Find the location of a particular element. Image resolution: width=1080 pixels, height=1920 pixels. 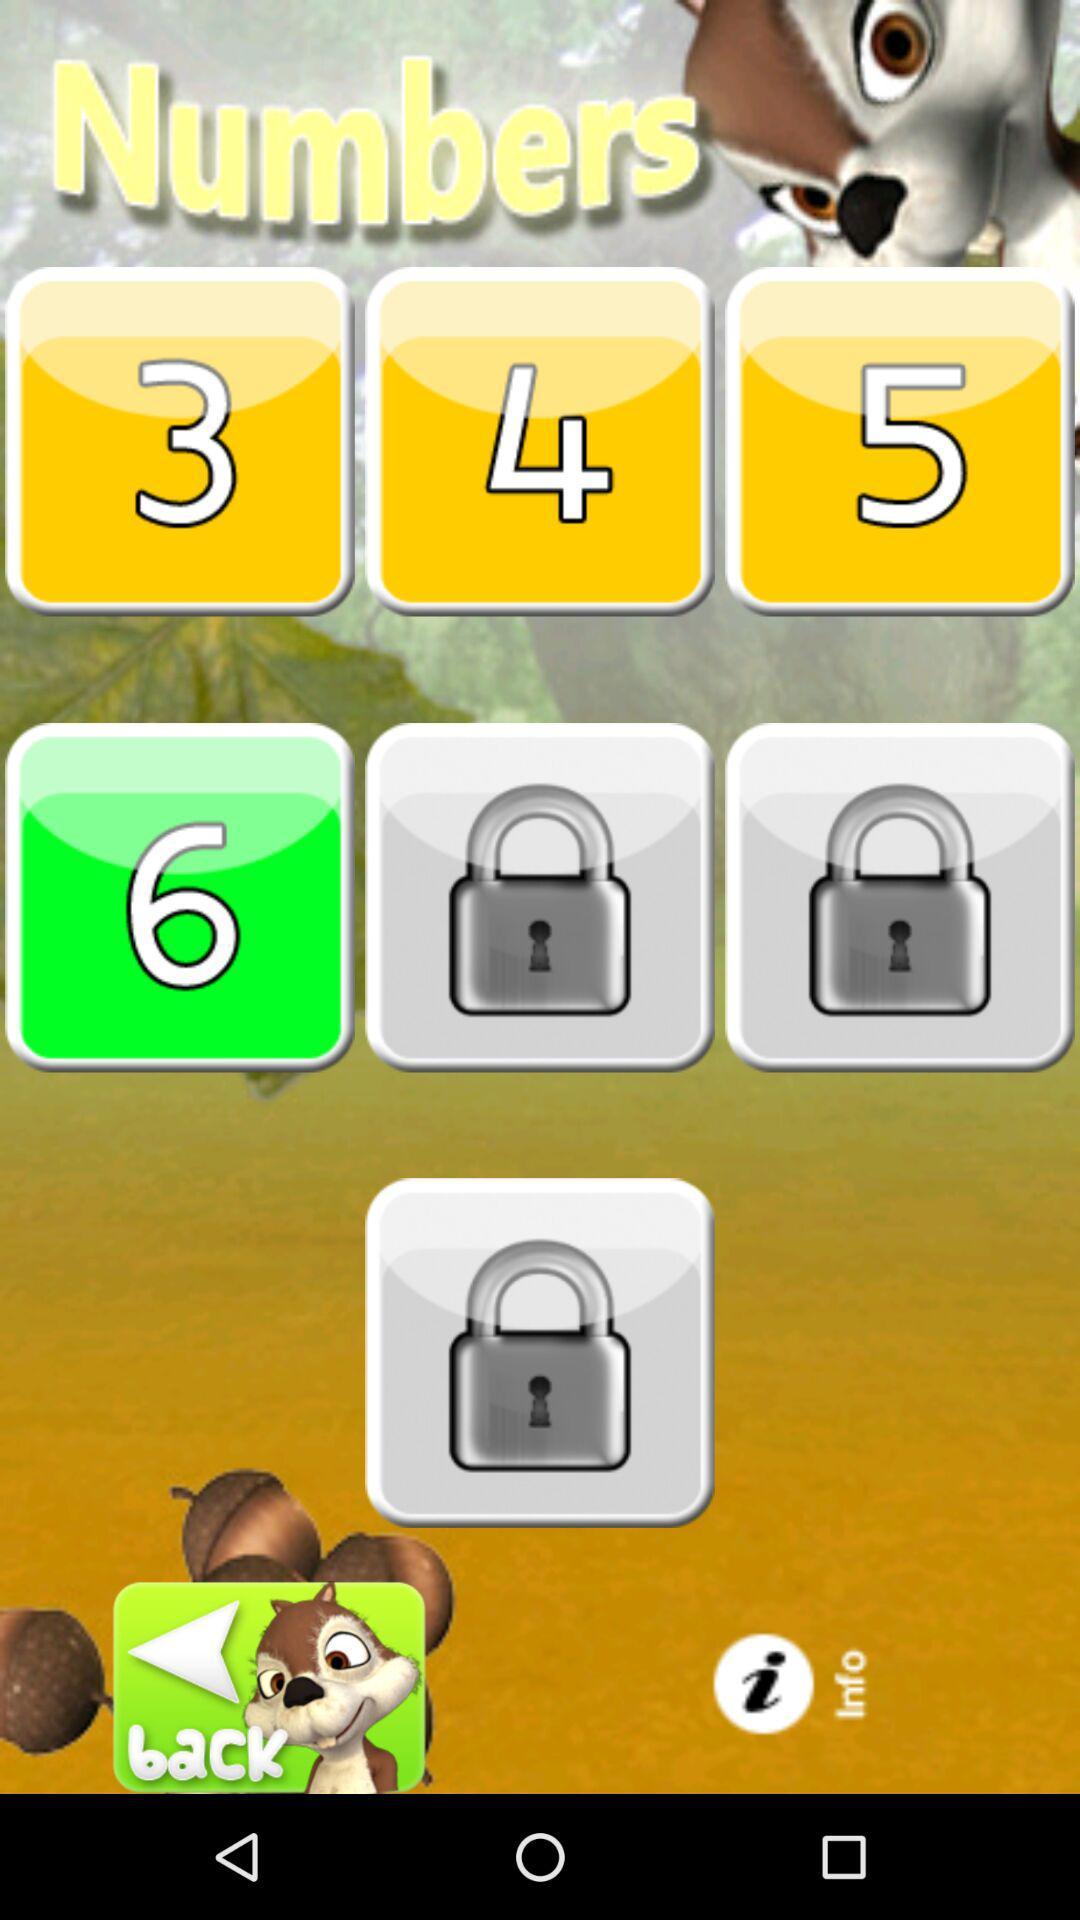

go back is located at coordinates (270, 1686).